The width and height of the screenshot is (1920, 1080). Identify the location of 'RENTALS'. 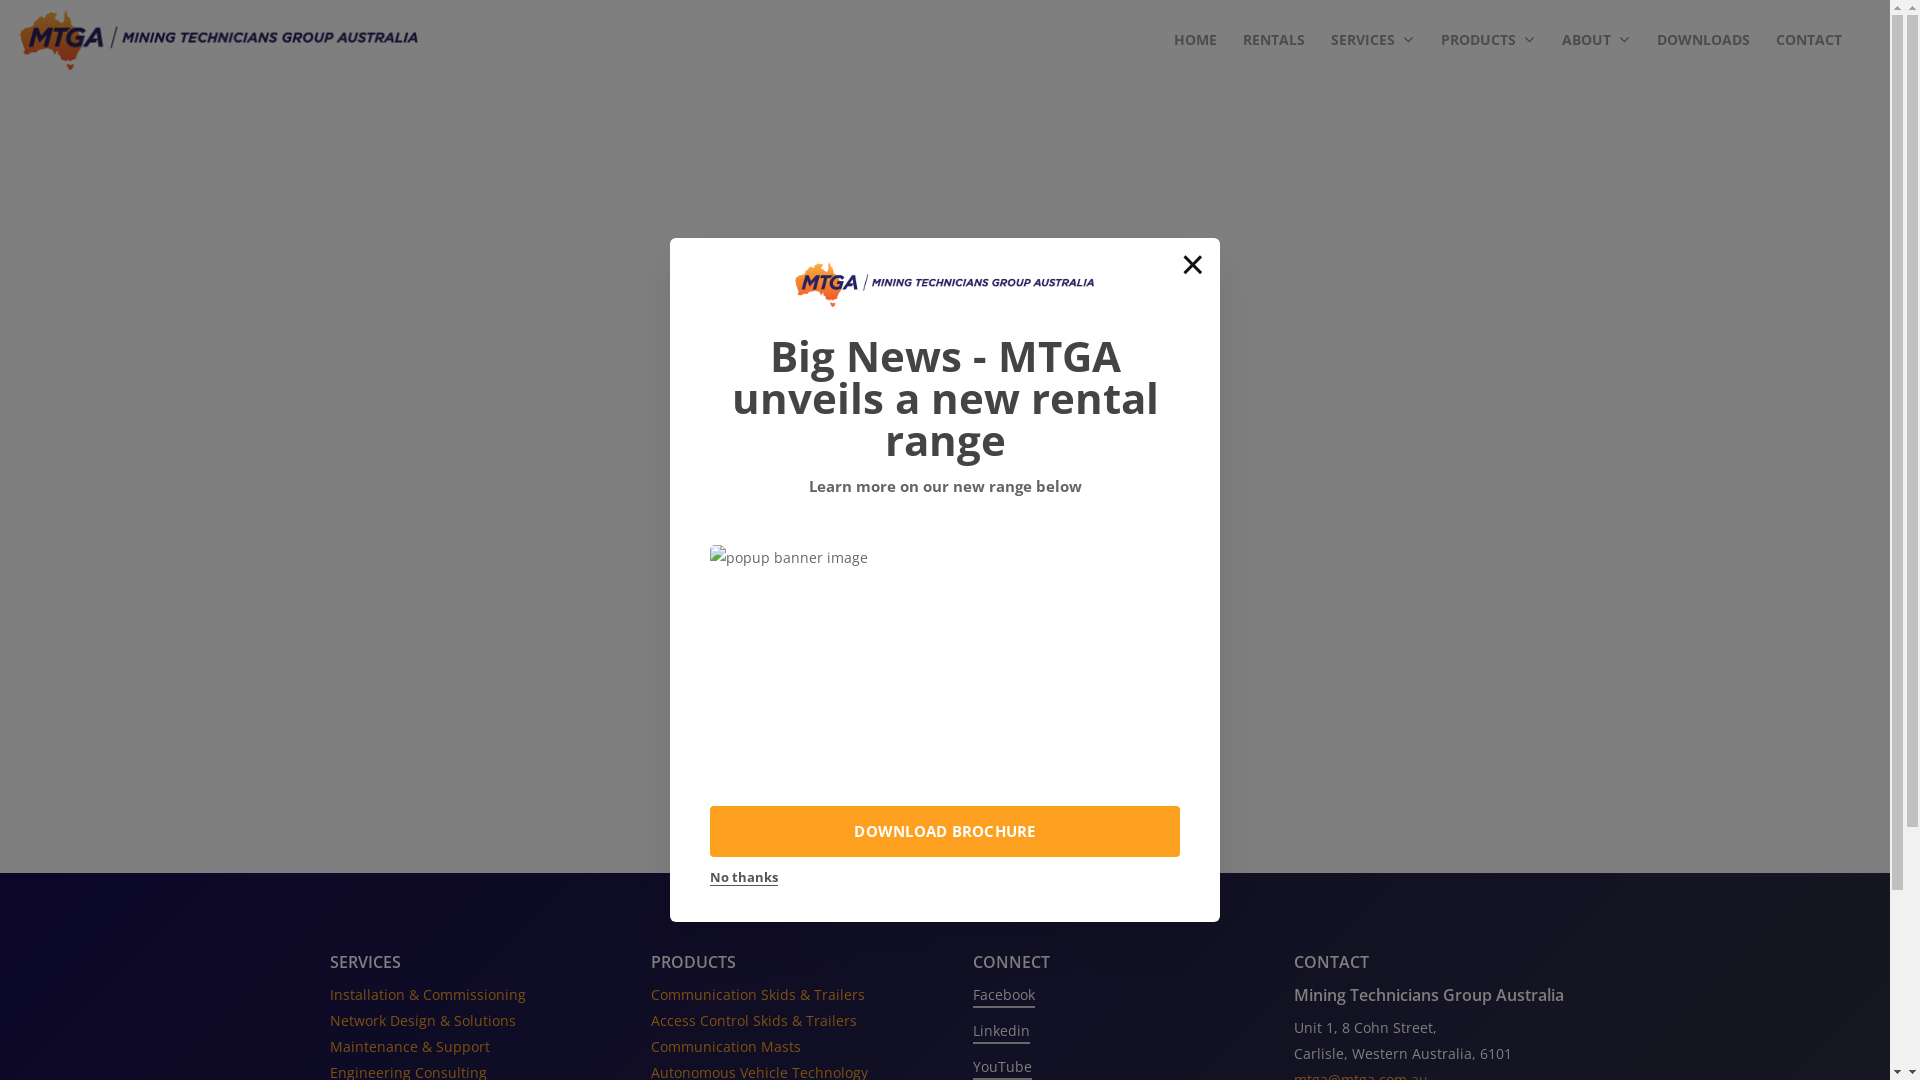
(1272, 39).